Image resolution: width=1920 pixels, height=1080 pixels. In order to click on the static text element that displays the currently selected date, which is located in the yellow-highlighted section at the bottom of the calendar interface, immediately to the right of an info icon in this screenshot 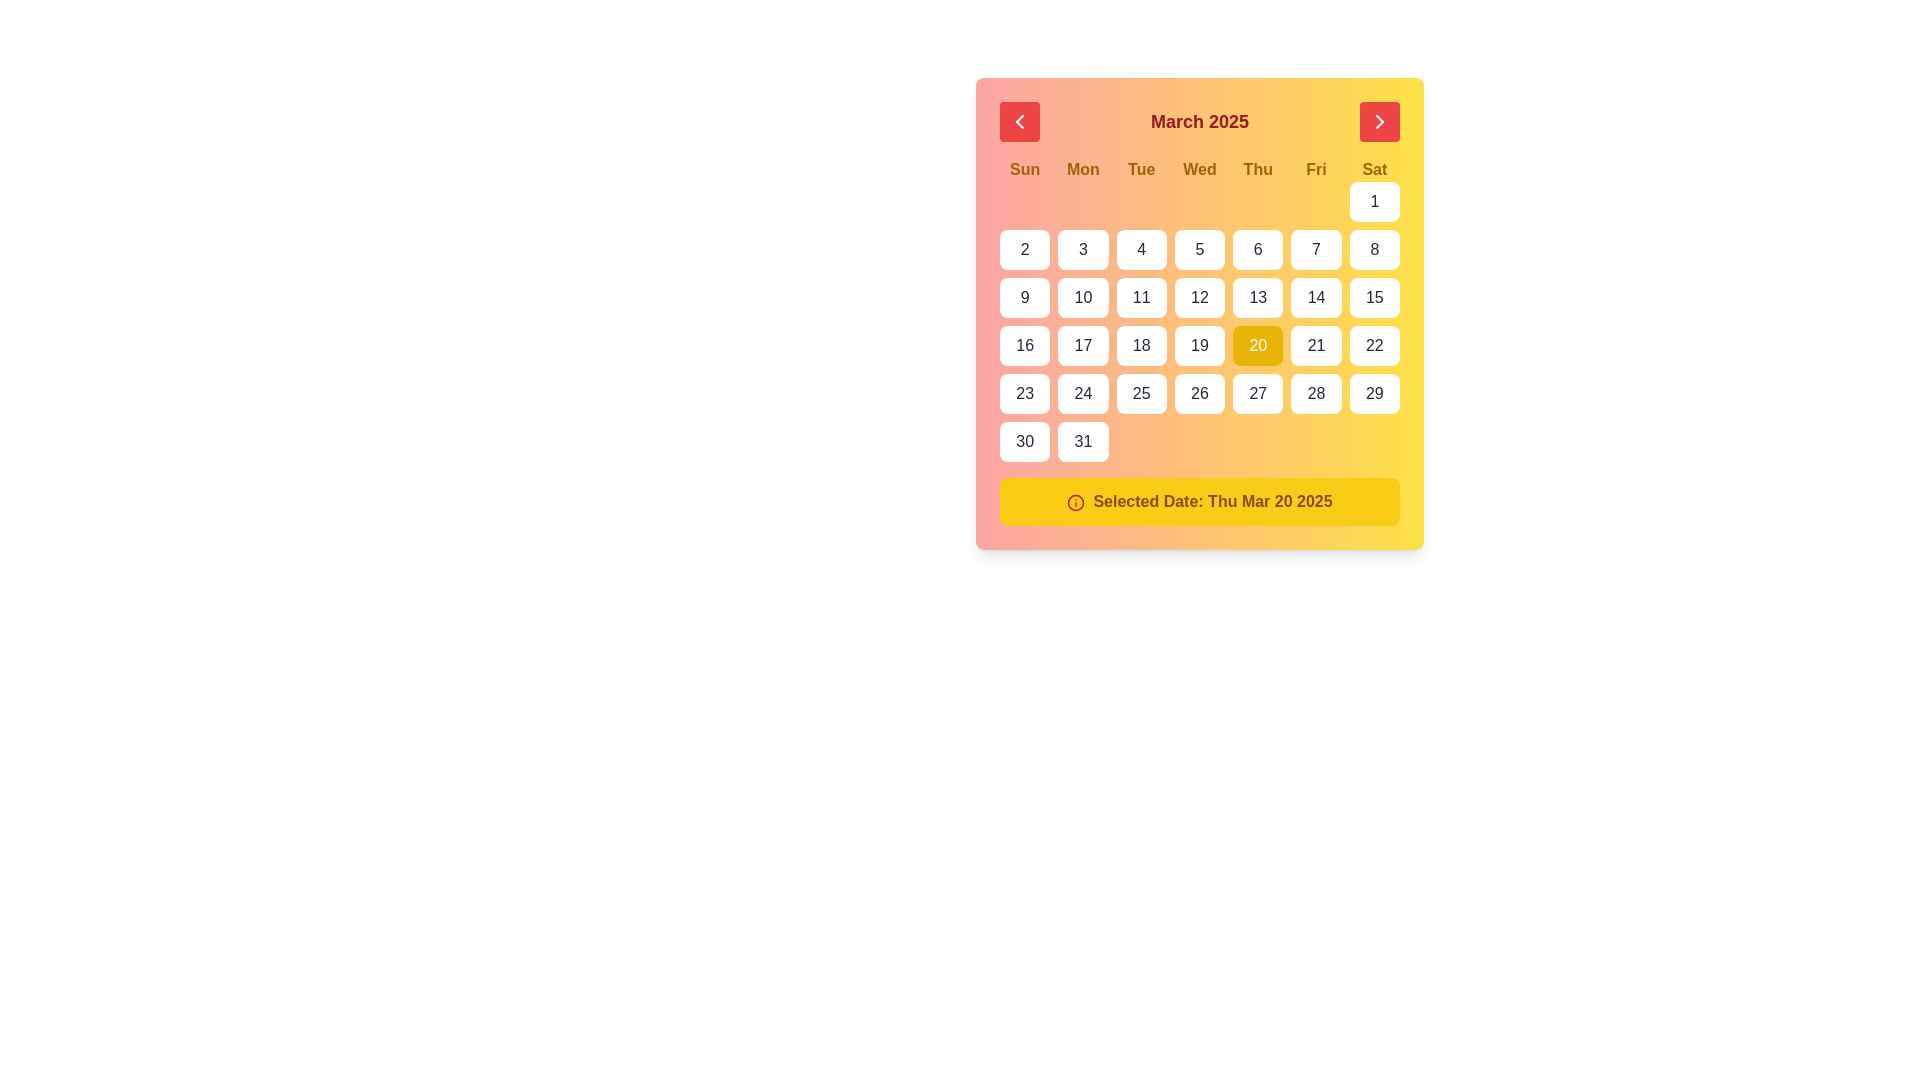, I will do `click(1212, 500)`.